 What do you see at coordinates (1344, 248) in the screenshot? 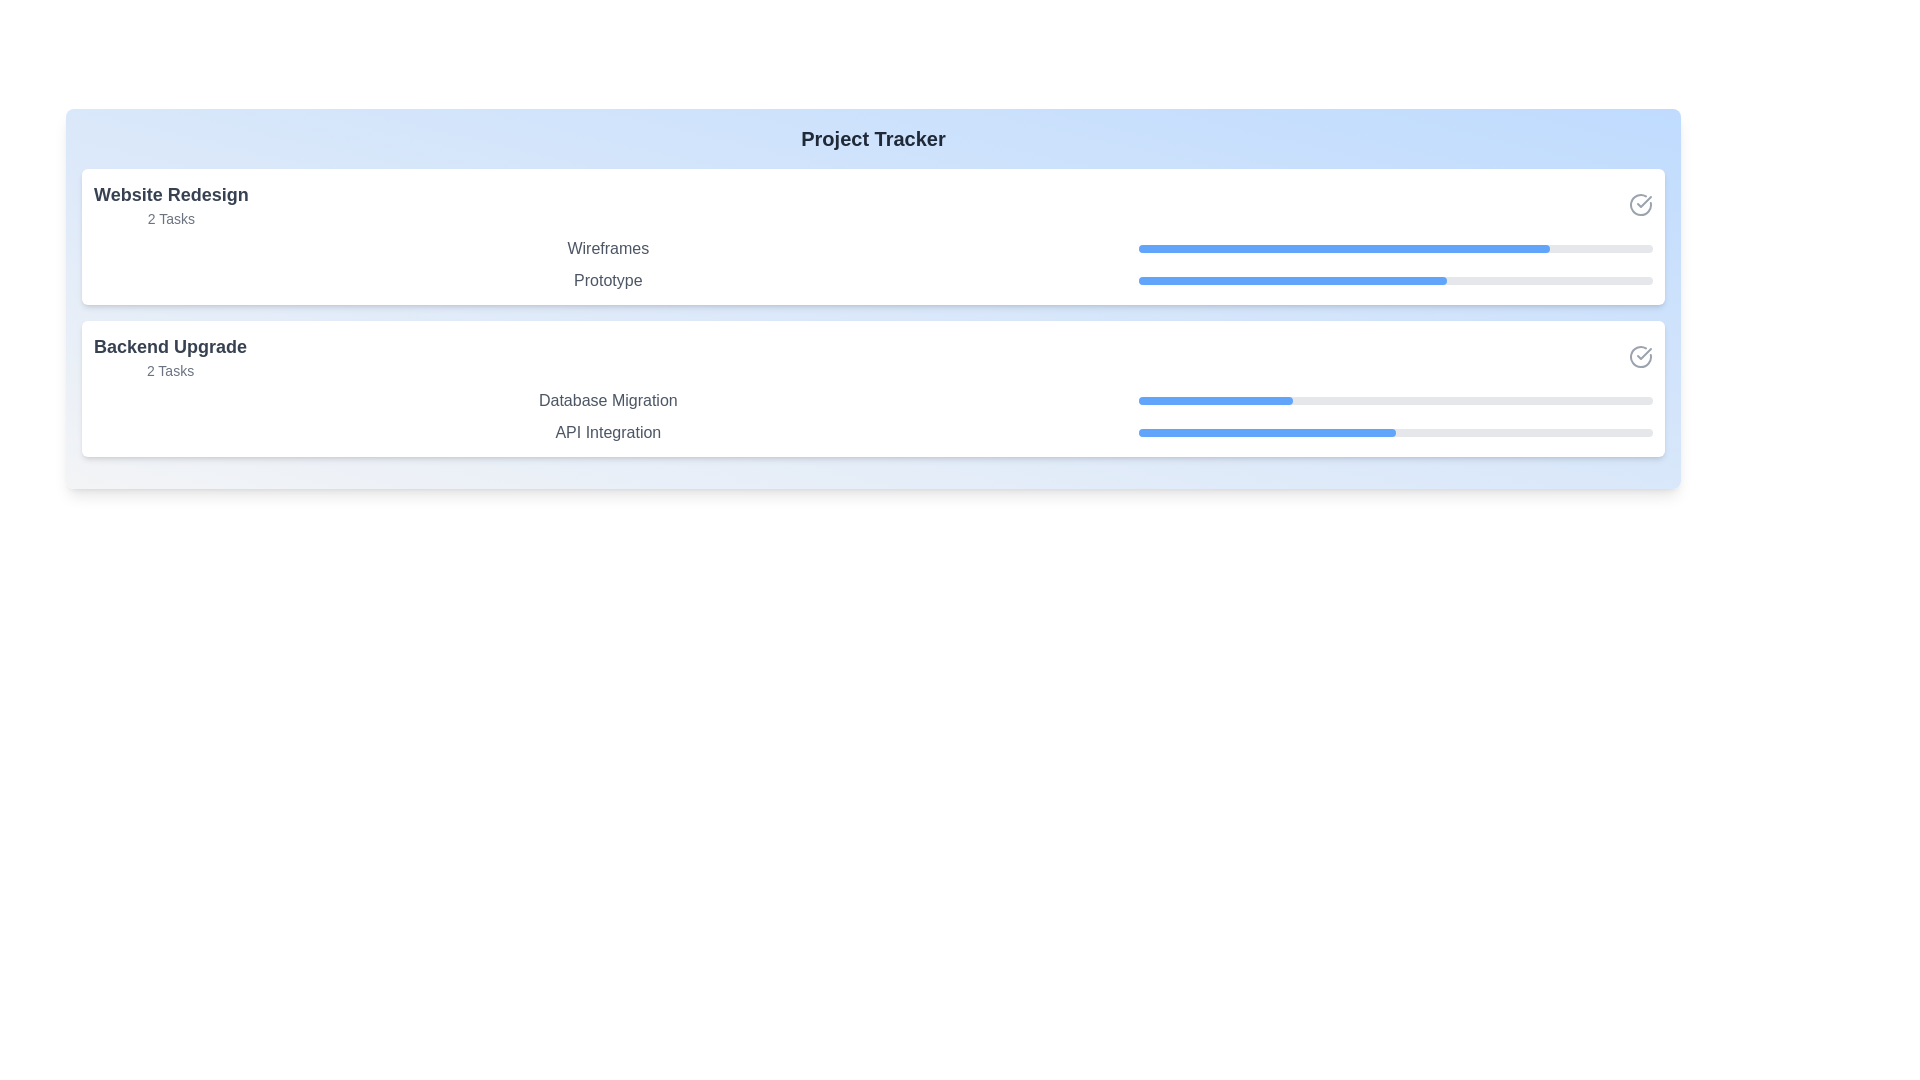
I see `the blue fill component of the progress bar representing 80% completion for the 'Prototype' task under the 'Website Redesign' section` at bounding box center [1344, 248].